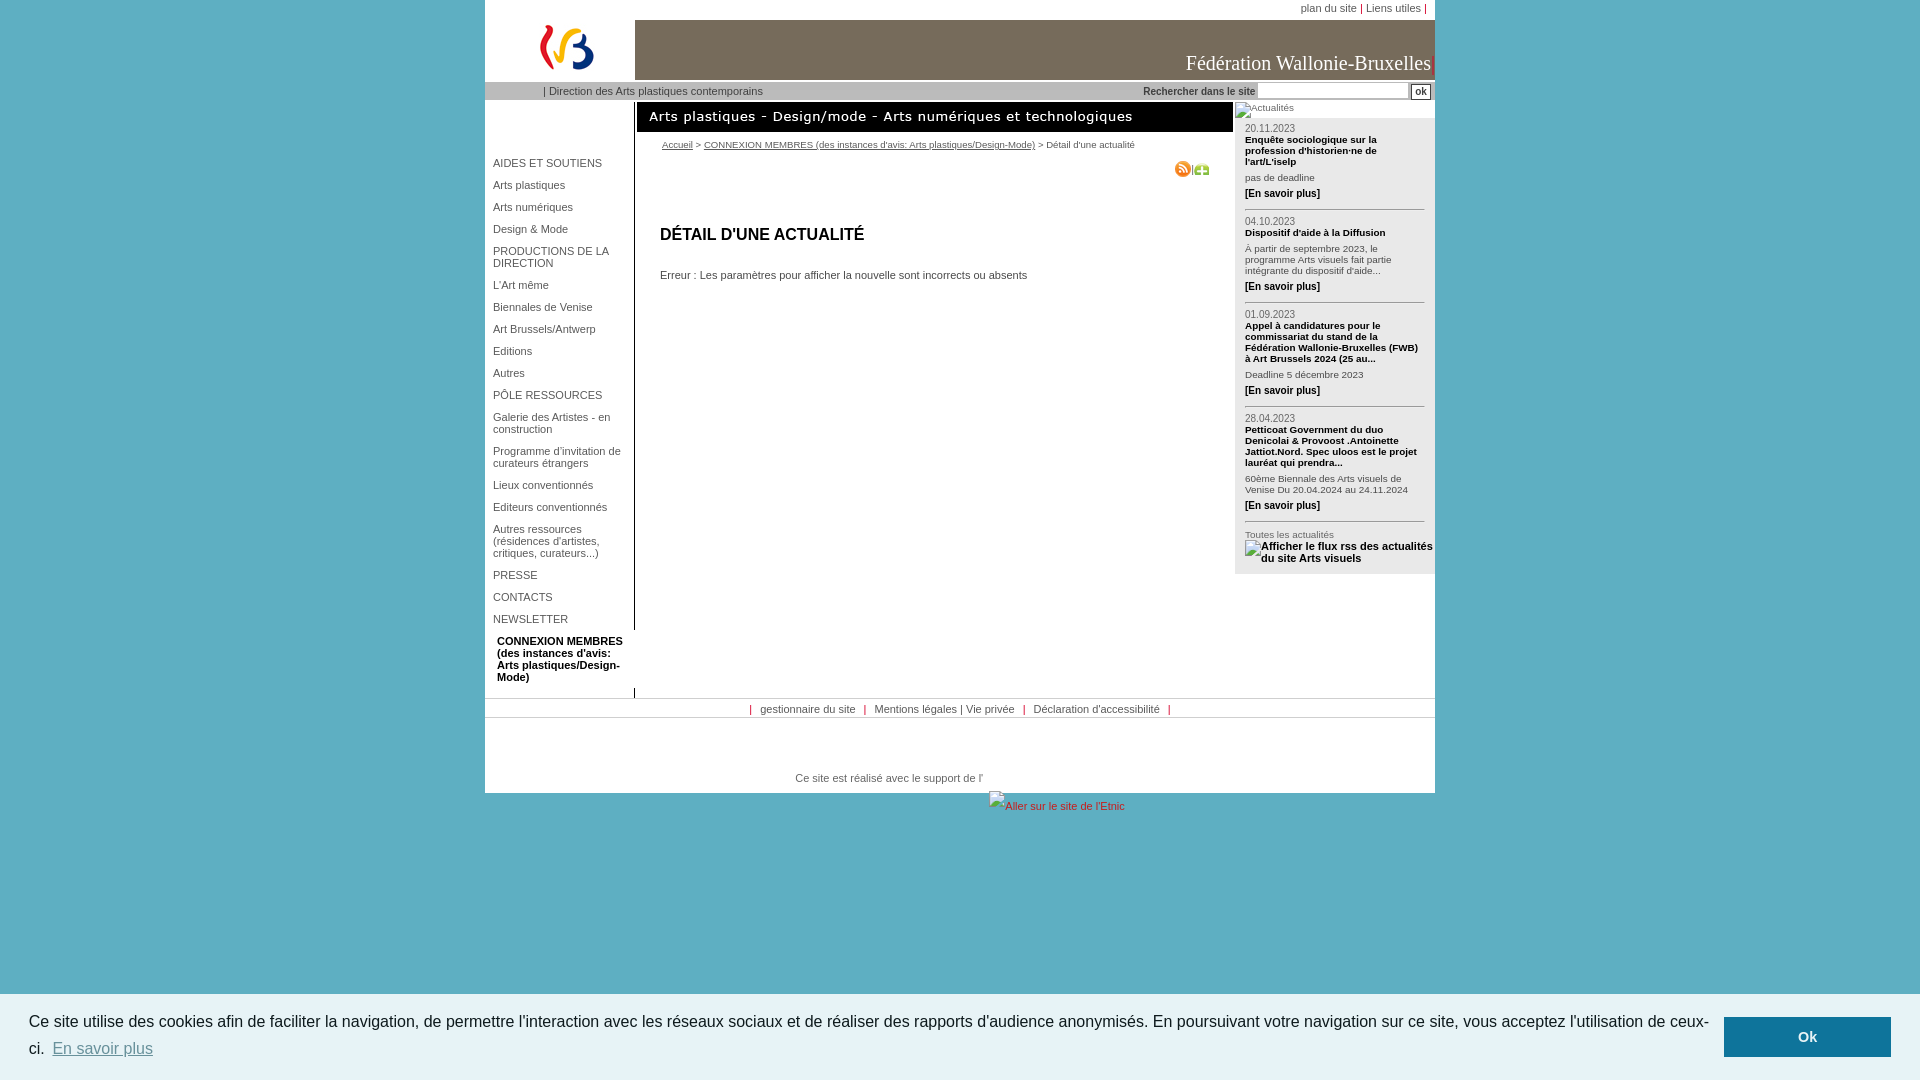 The height and width of the screenshot is (1080, 1920). What do you see at coordinates (560, 161) in the screenshot?
I see `'AIDES ET SOUTIENS'` at bounding box center [560, 161].